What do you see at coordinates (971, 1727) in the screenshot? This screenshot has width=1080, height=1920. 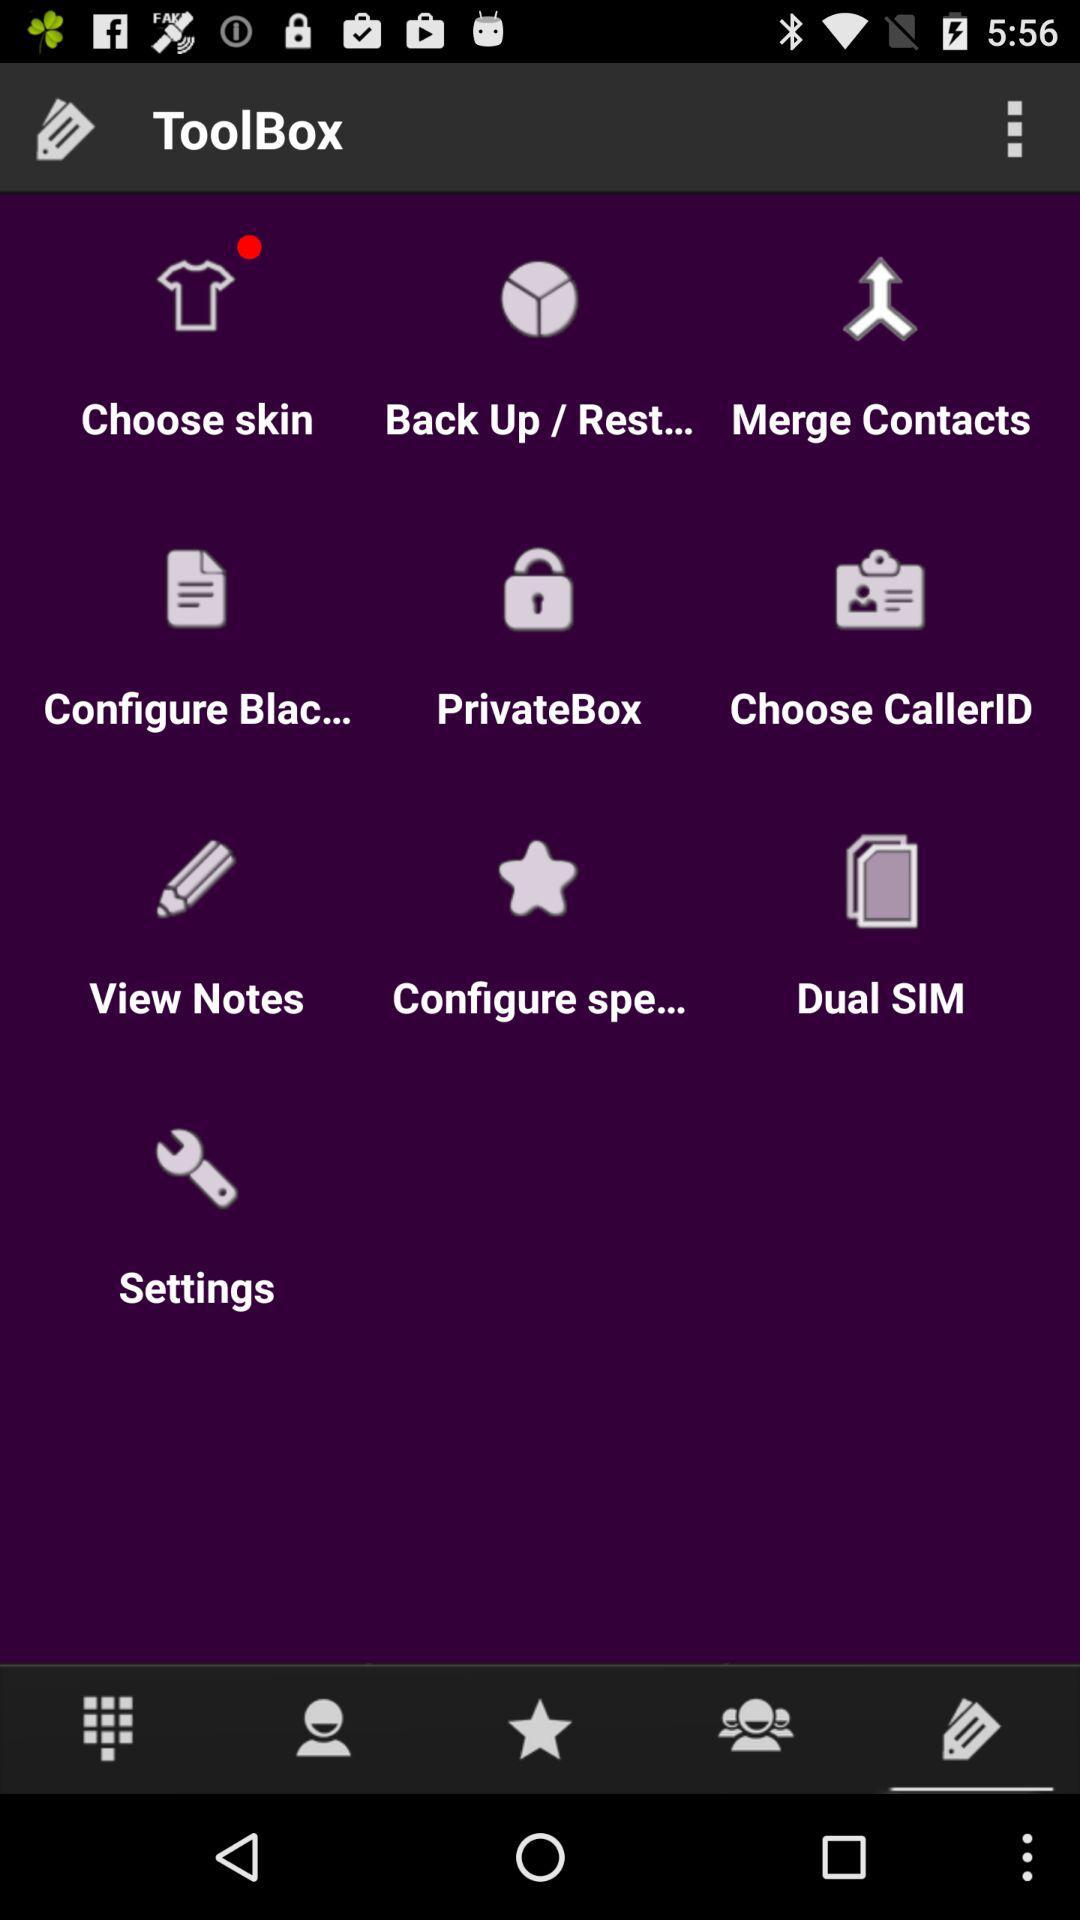 I see `click for toolbox` at bounding box center [971, 1727].